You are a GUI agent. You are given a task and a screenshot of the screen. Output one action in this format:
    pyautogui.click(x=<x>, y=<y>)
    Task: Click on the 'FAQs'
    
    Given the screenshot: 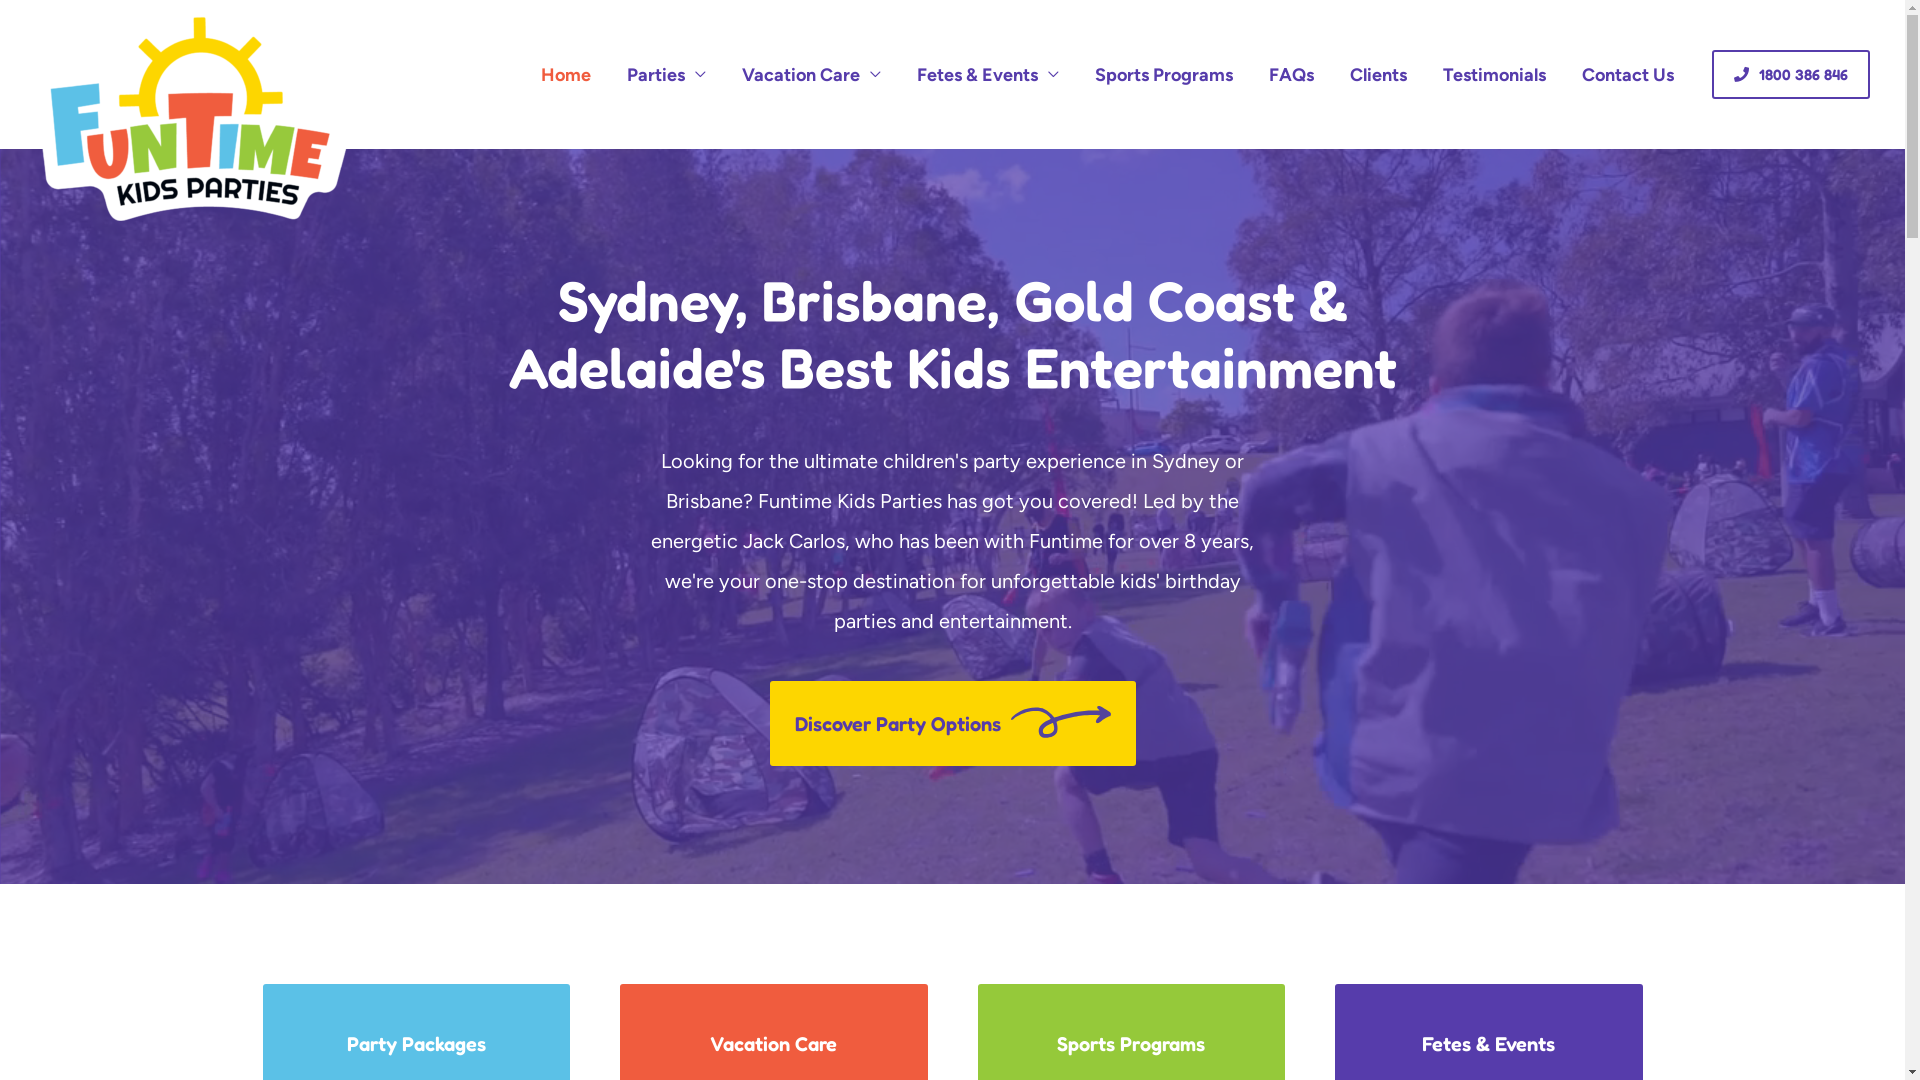 What is the action you would take?
    pyautogui.click(x=1291, y=73)
    